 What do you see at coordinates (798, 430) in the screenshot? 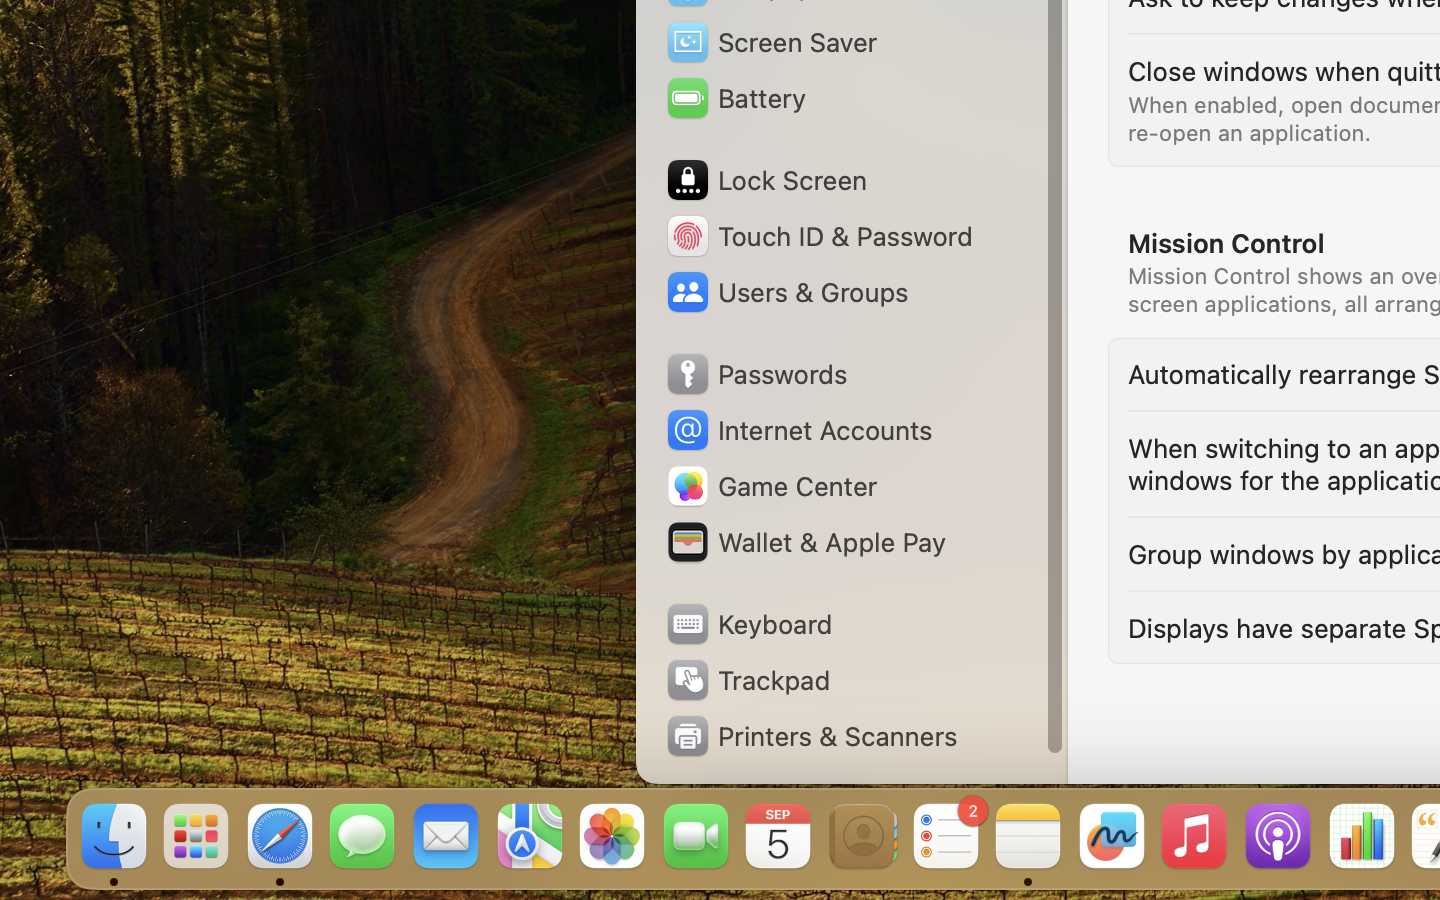
I see `'Internet Accounts'` at bounding box center [798, 430].